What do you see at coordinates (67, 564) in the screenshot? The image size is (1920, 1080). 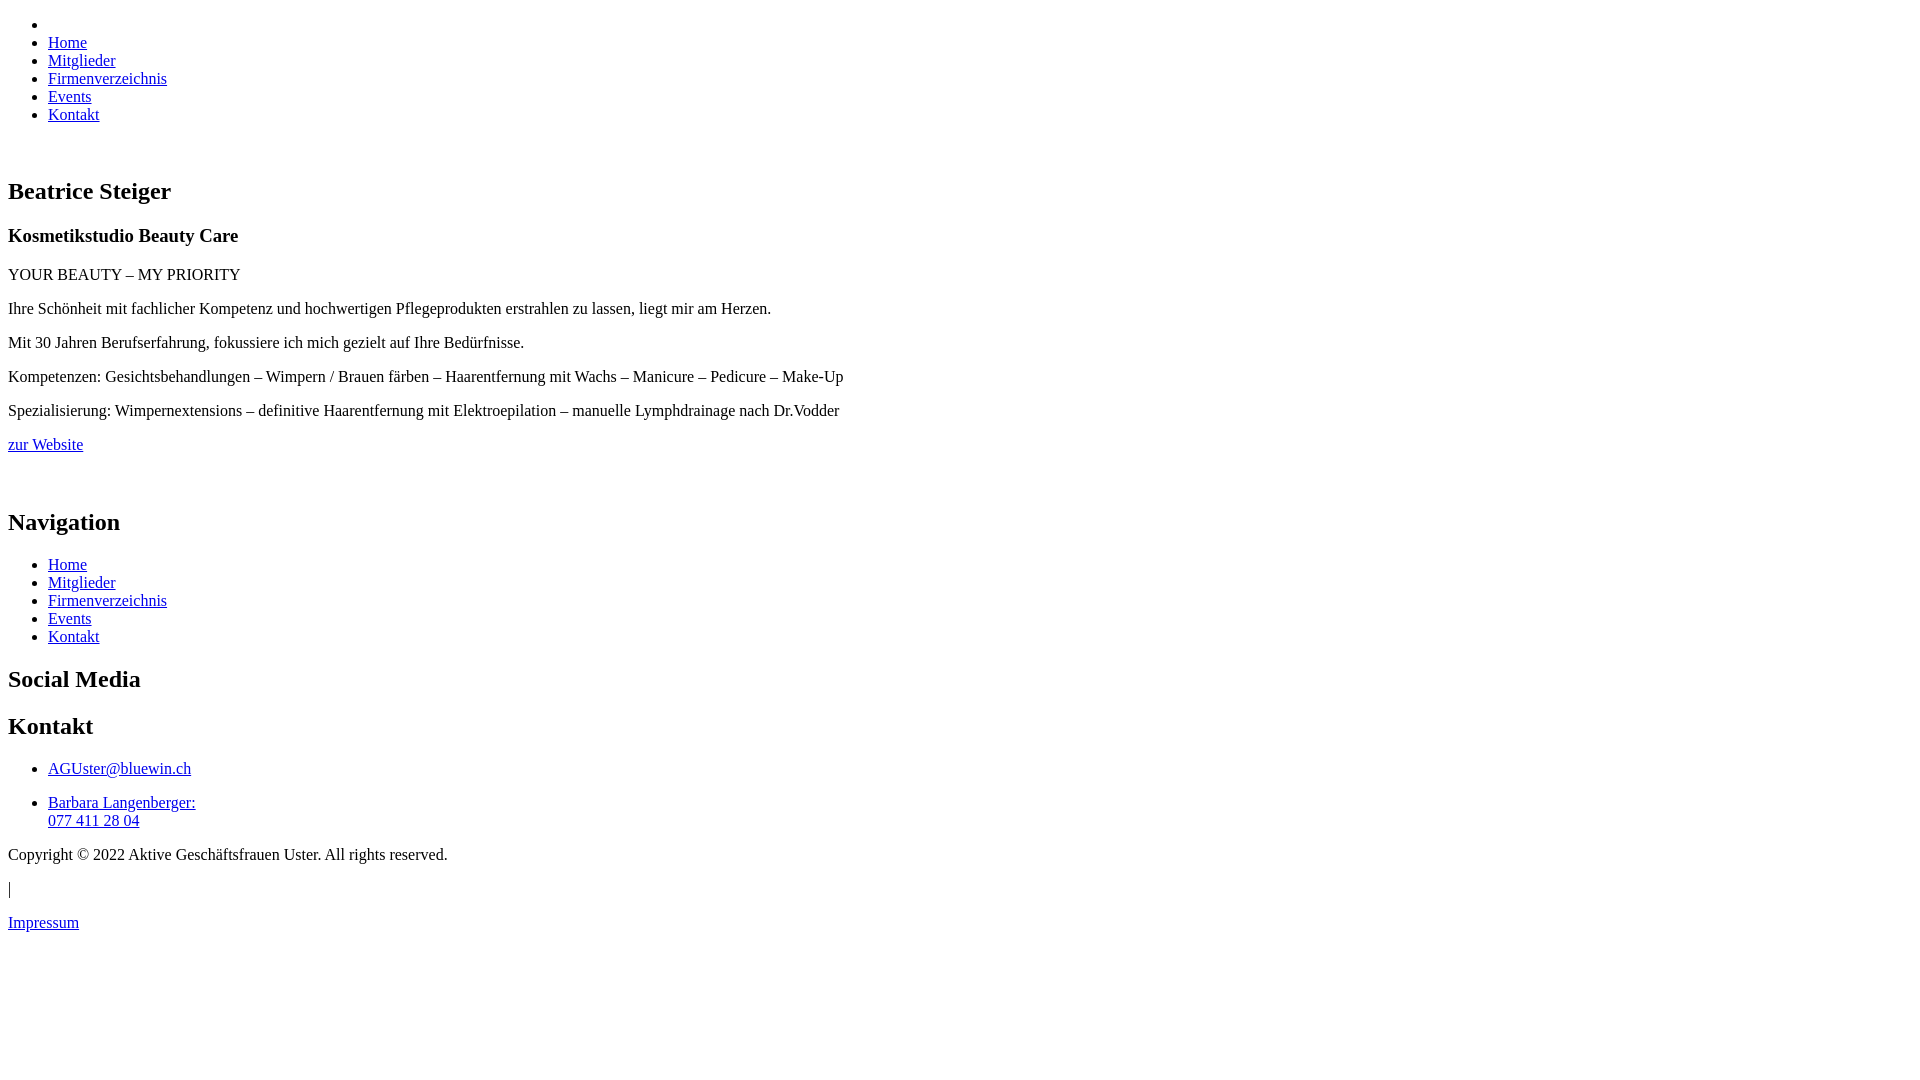 I see `'Home'` at bounding box center [67, 564].